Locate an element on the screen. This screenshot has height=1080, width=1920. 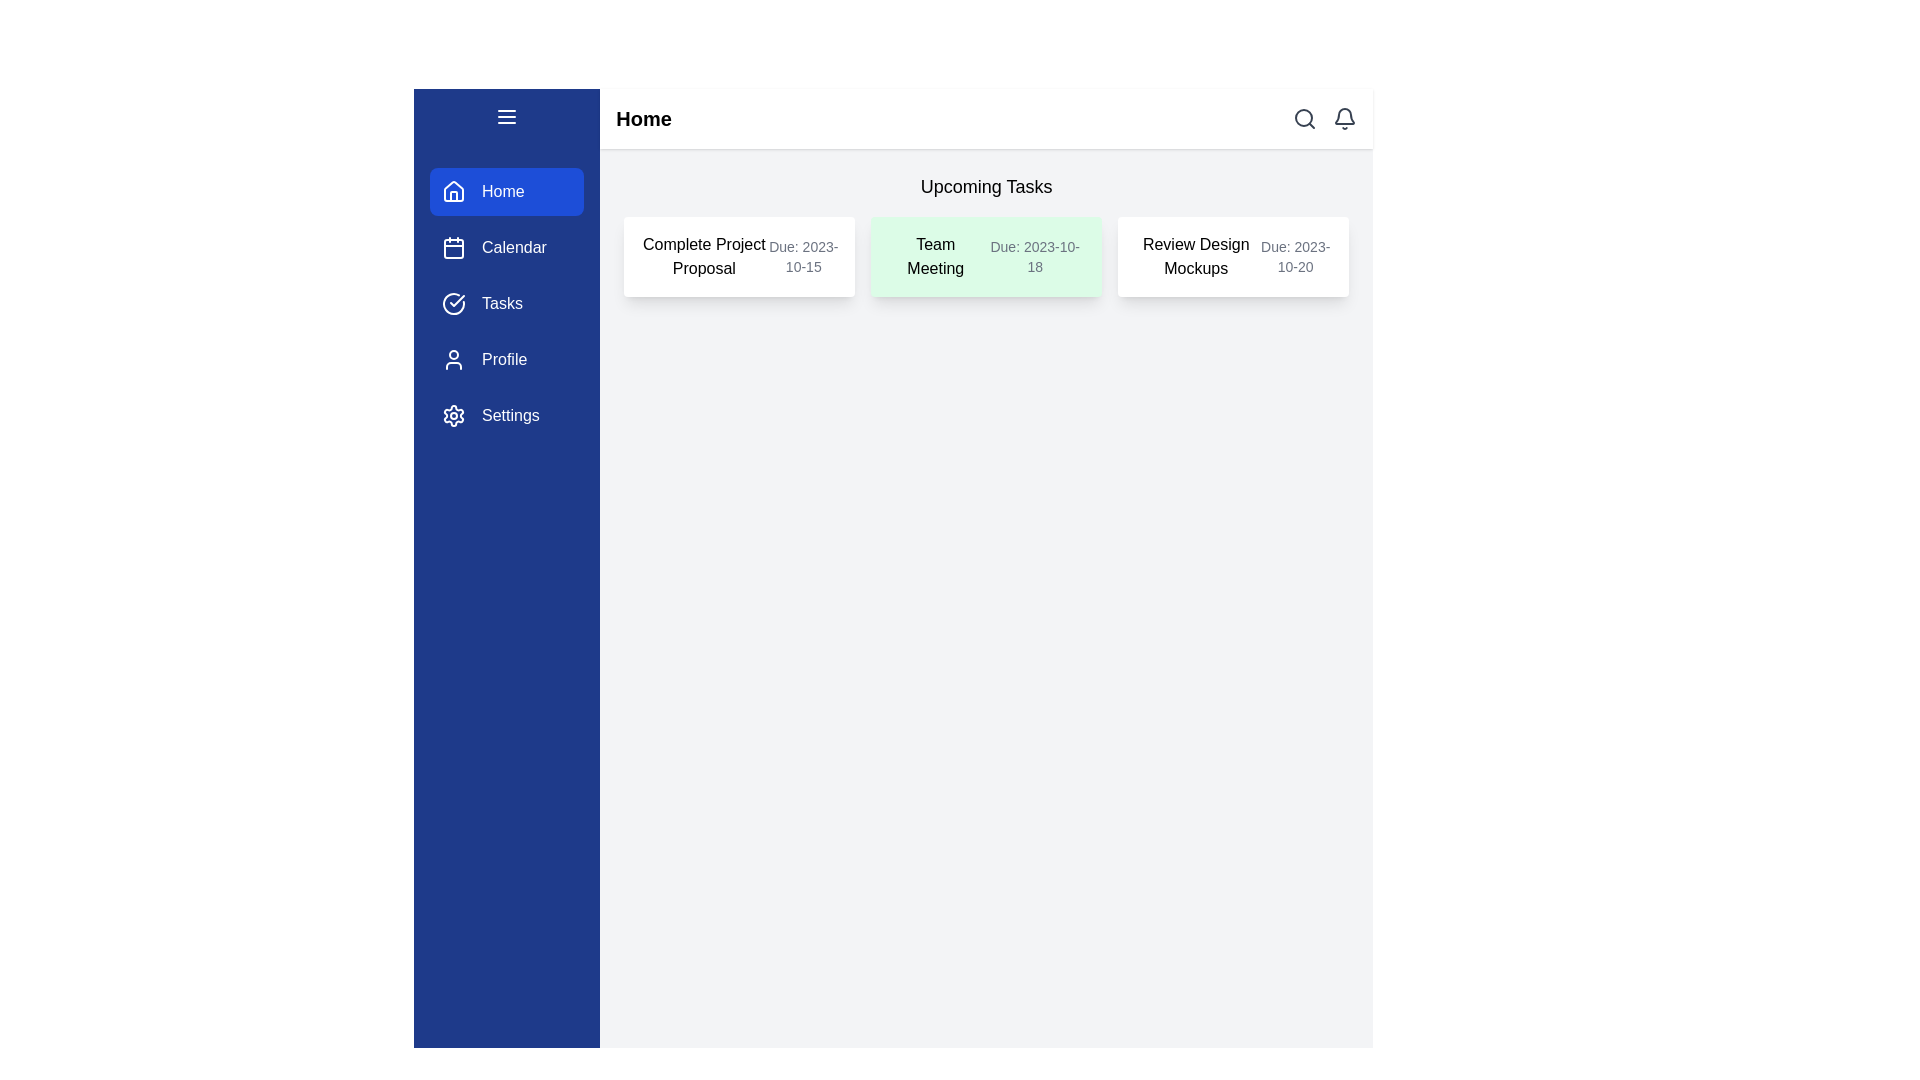
the toggle button icon, which is a menu icon represented by three horizontal lines stacked vertically is located at coordinates (507, 116).